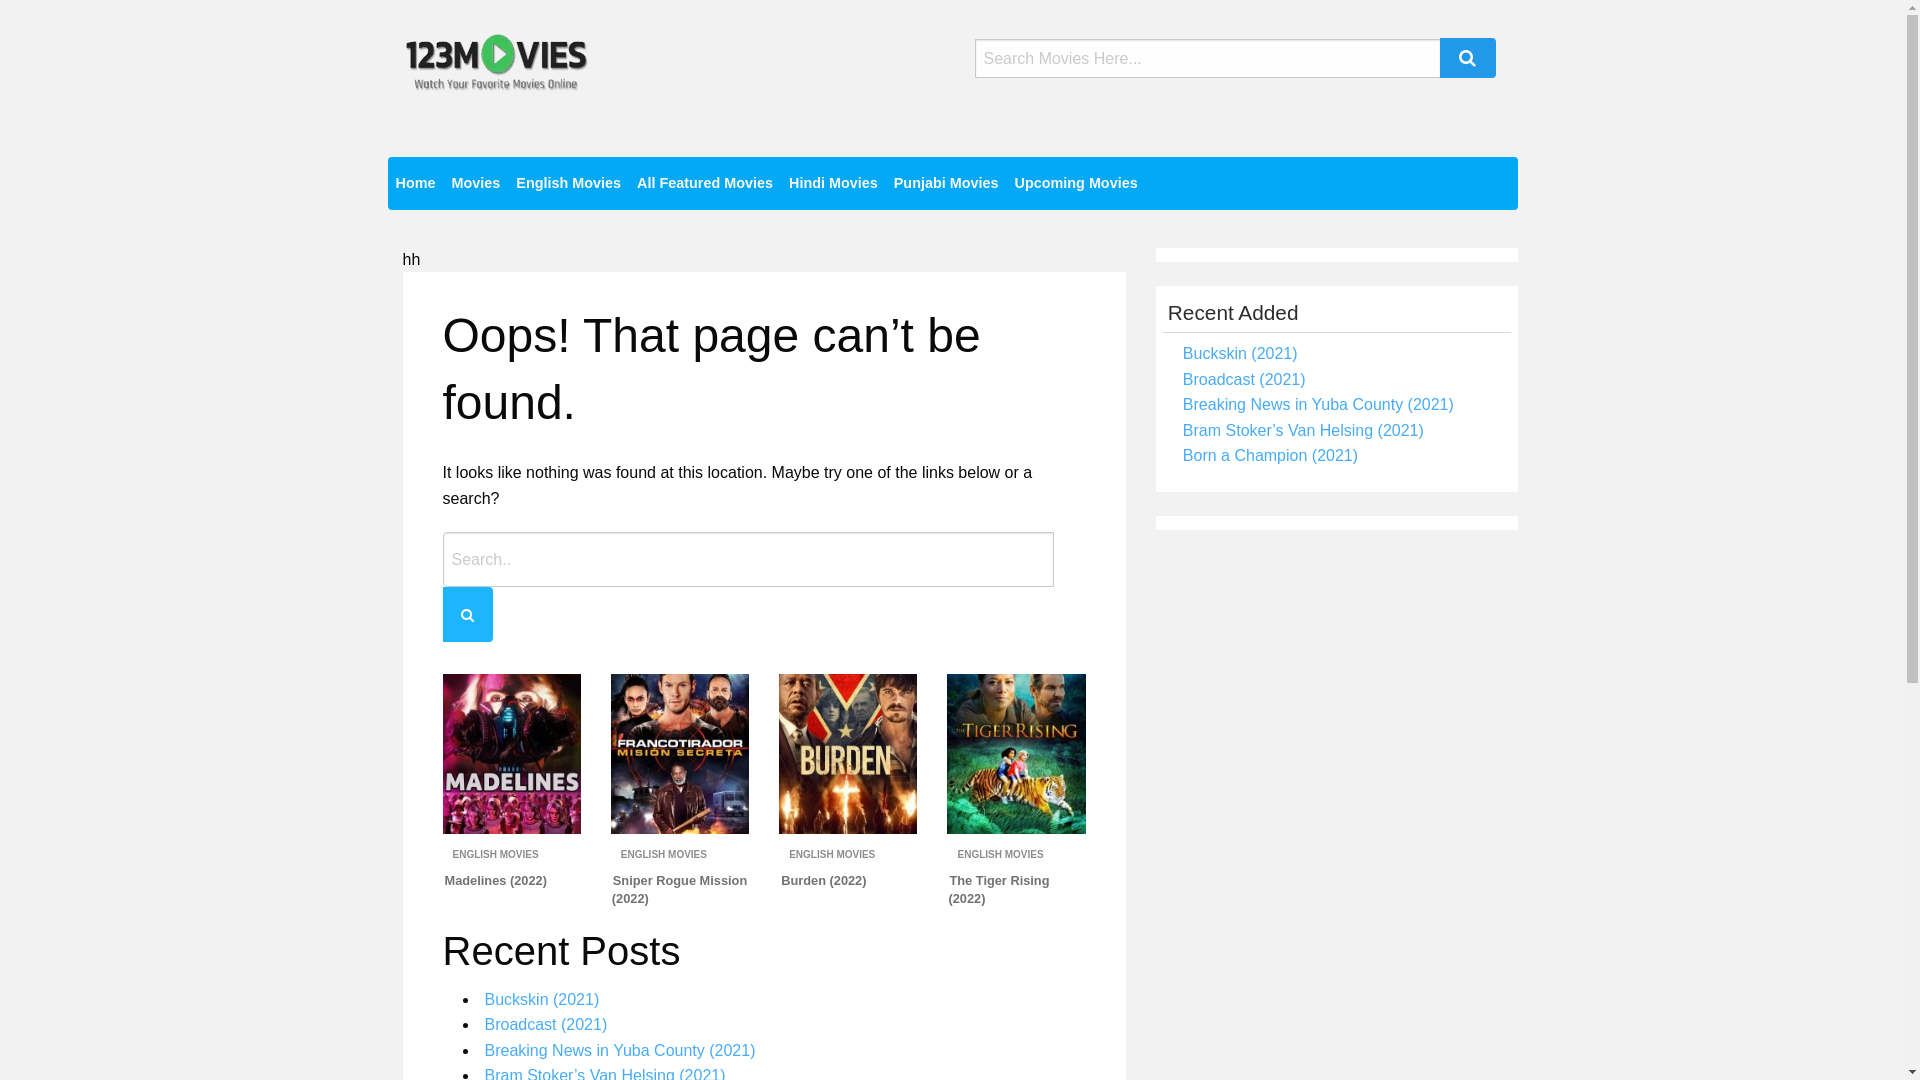  Describe the element at coordinates (1075, 183) in the screenshot. I see `'Upcoming Movies'` at that location.